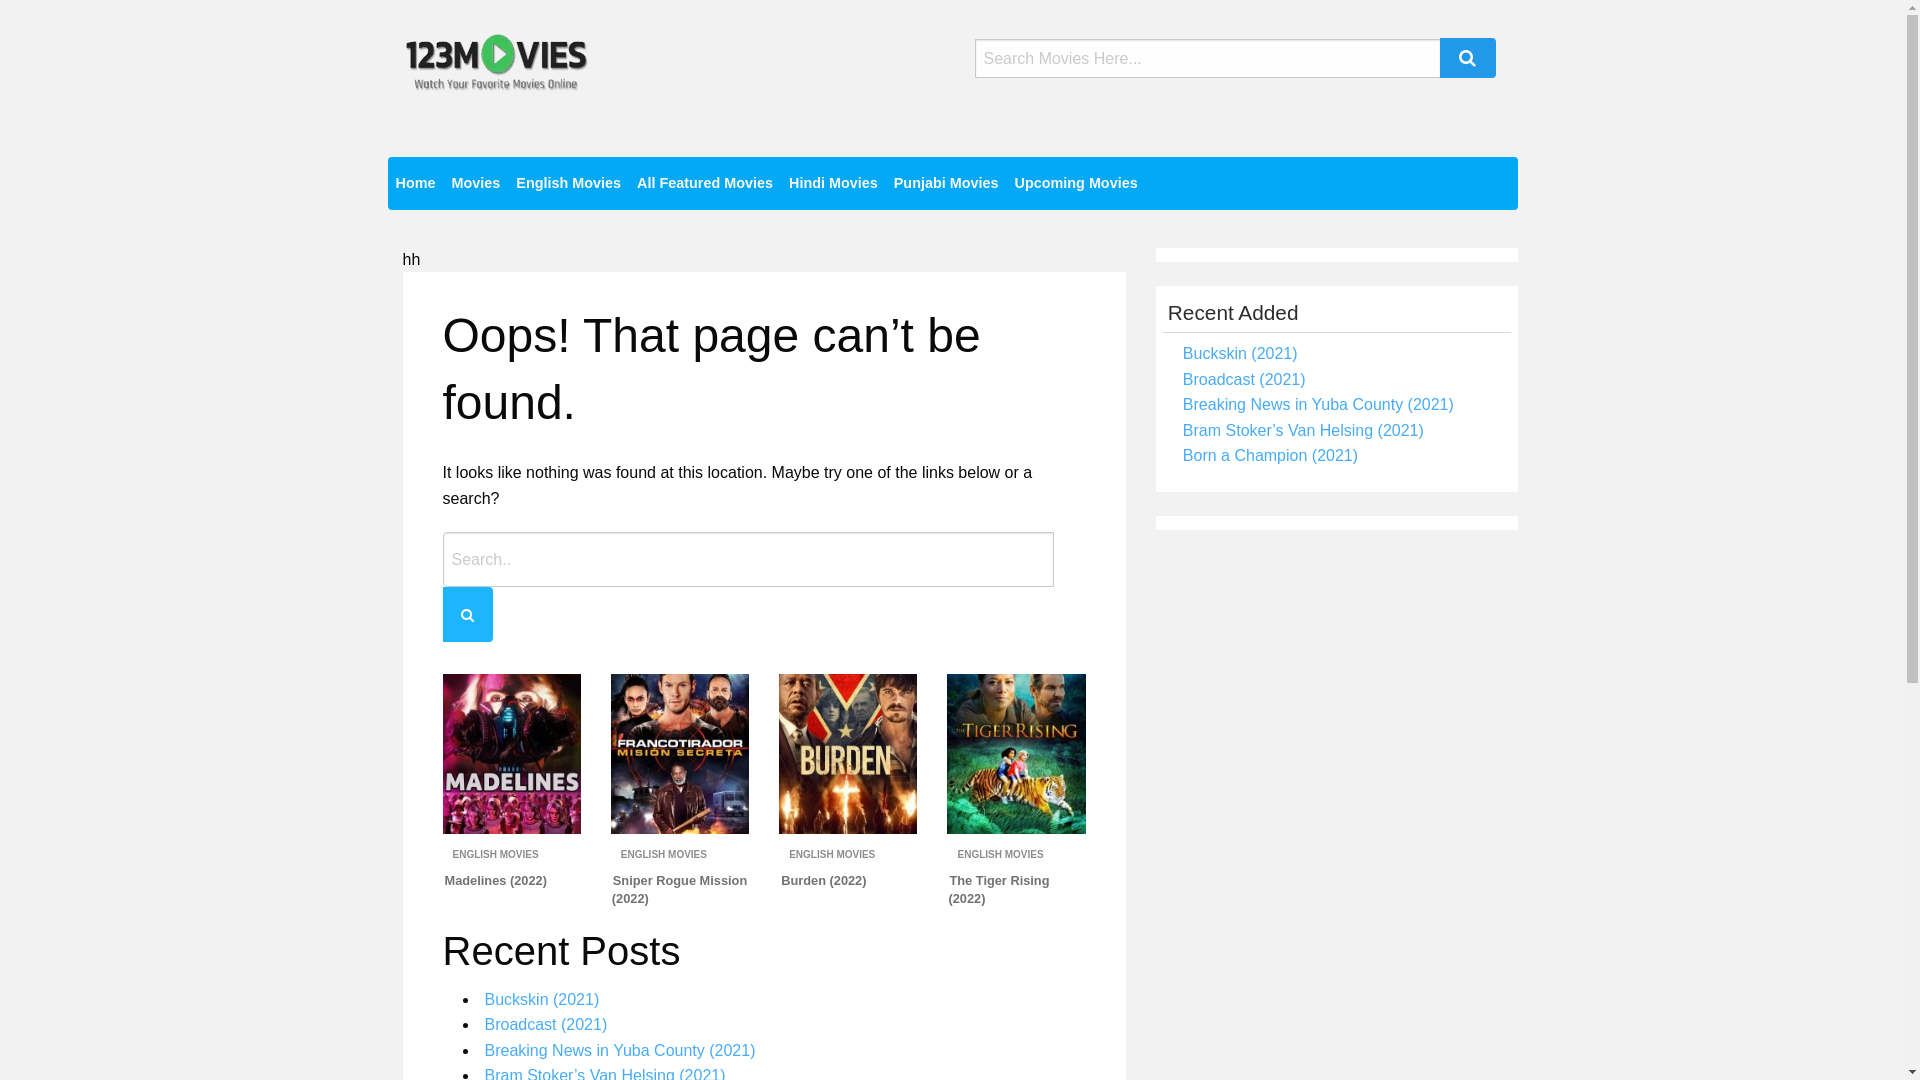  Describe the element at coordinates (1075, 183) in the screenshot. I see `'Upcoming Movies'` at that location.